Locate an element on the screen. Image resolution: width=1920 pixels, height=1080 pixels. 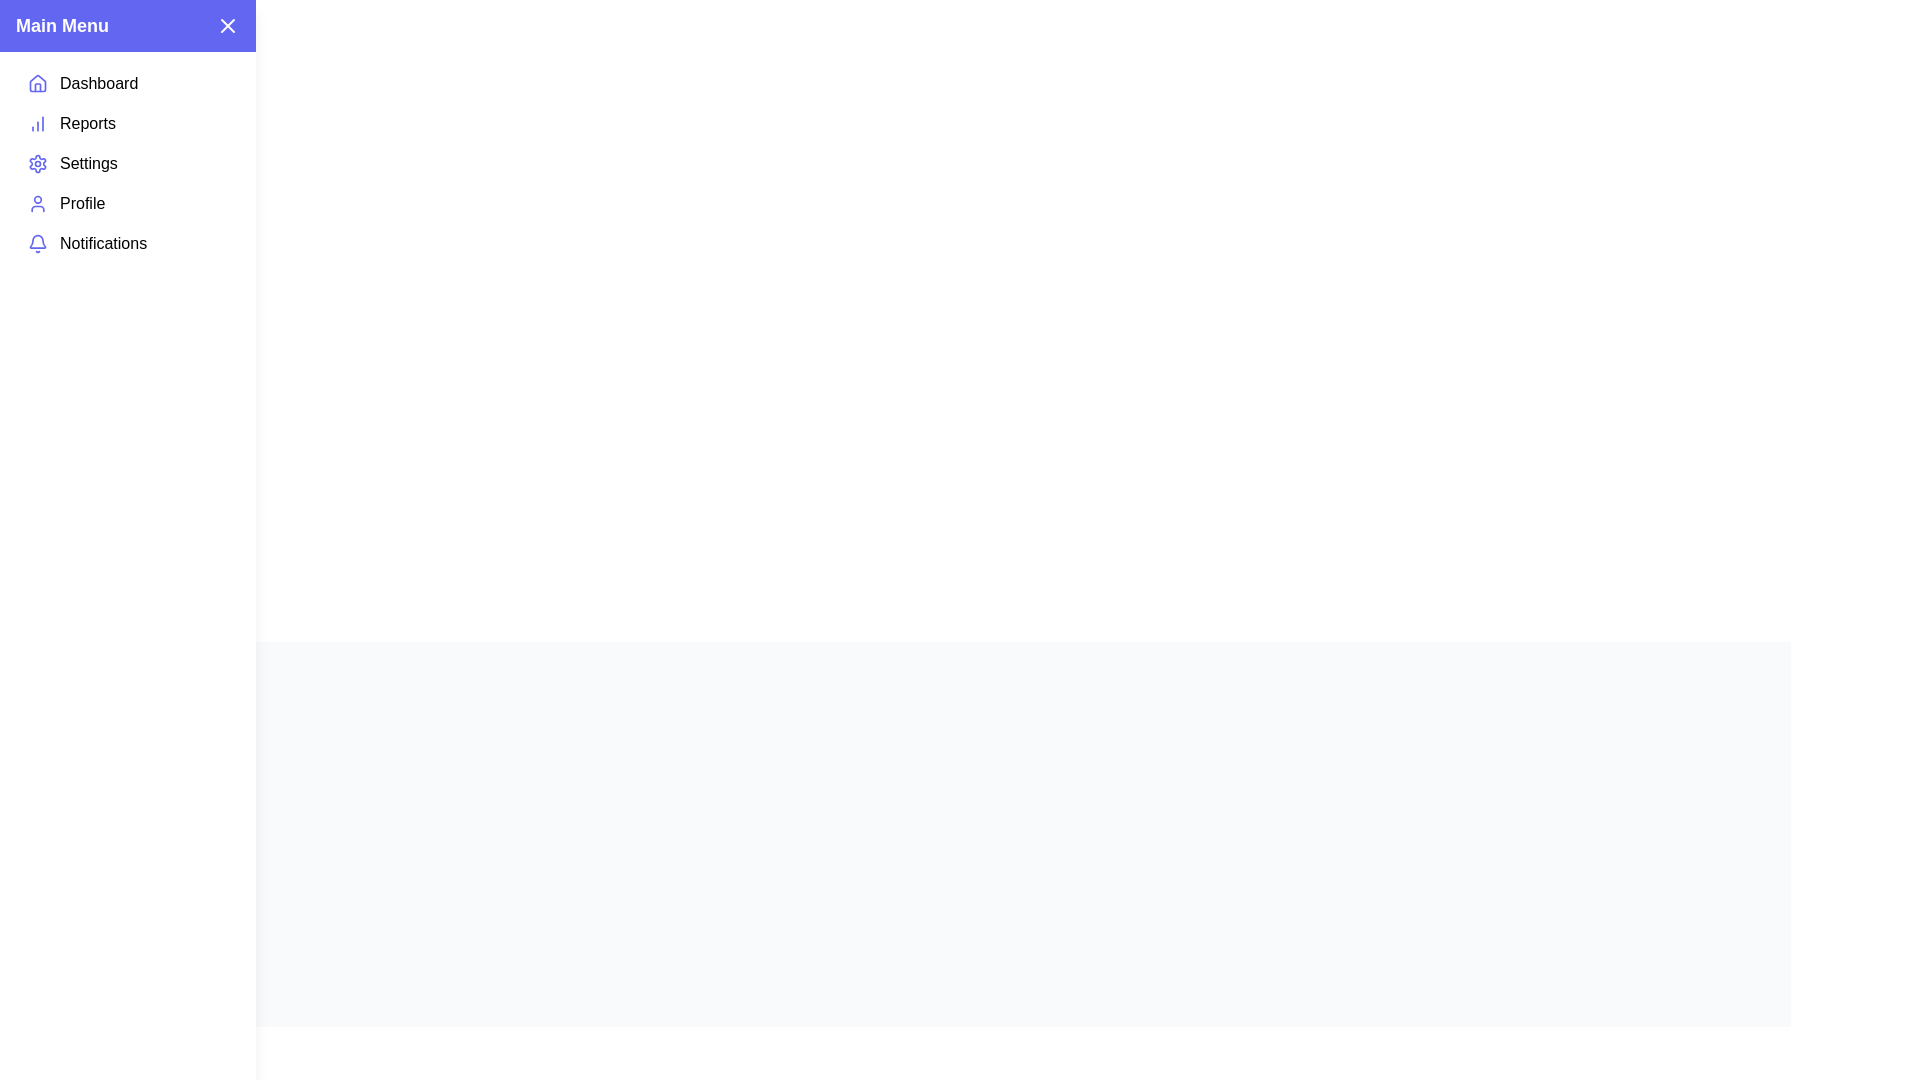
the 'Dashboard' icon in the navigation menu is located at coordinates (38, 83).